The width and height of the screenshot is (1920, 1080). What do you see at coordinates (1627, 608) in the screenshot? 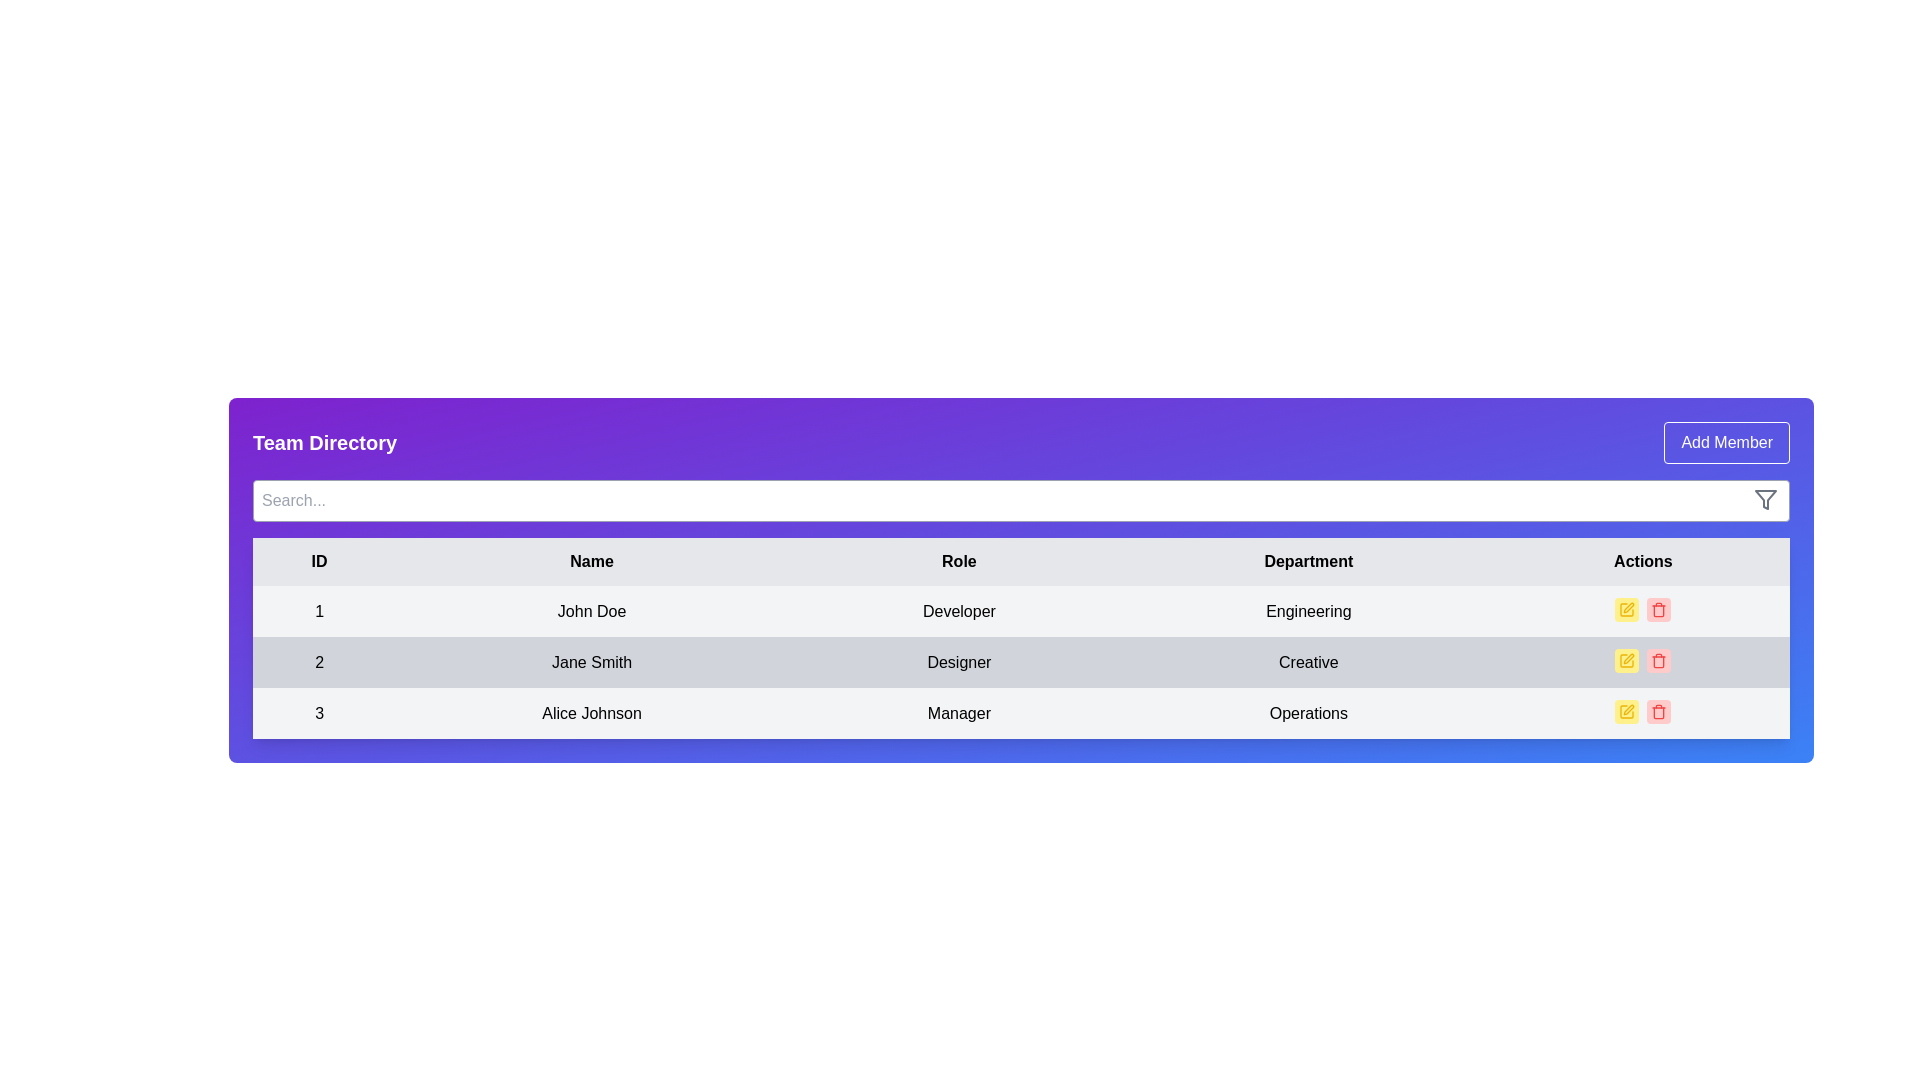
I see `the yellow rounded button with a pen icon in the first row of action buttons` at bounding box center [1627, 608].